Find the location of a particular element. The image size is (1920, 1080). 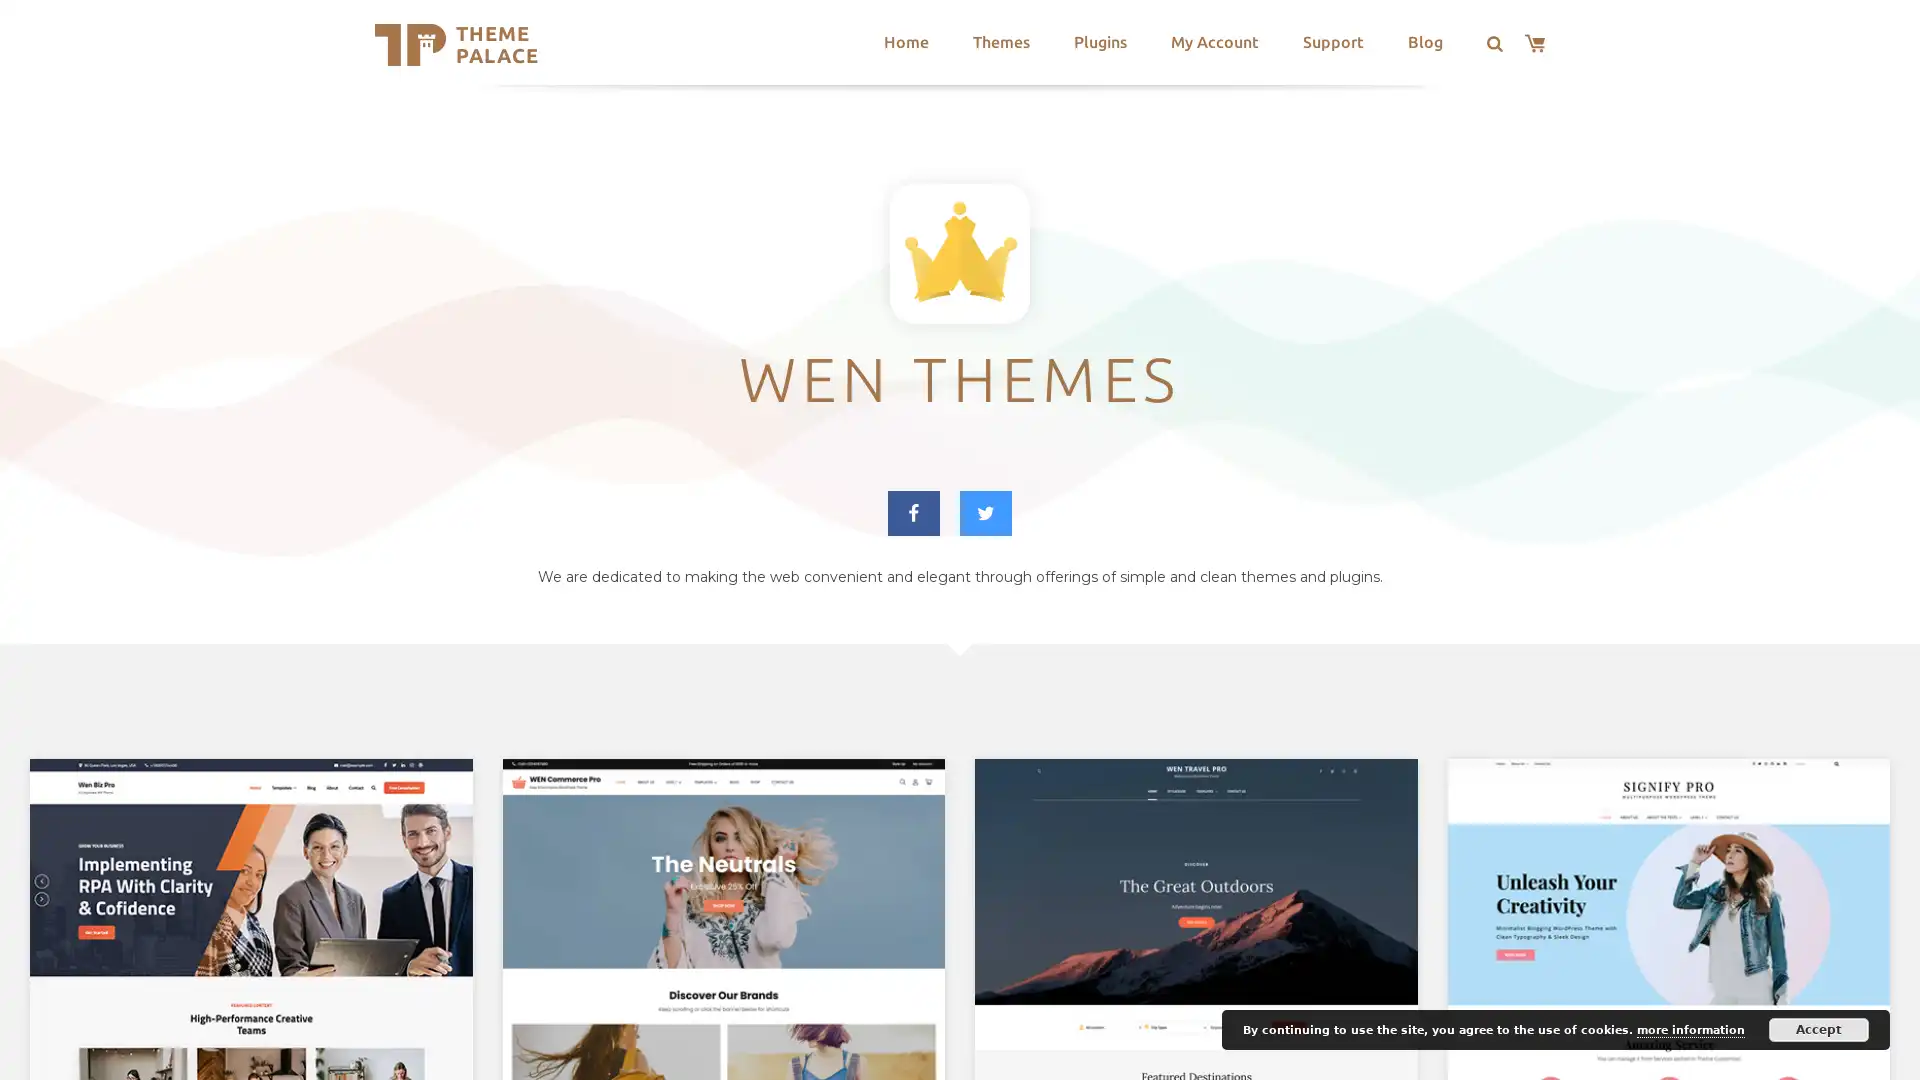

Search is located at coordinates (617, 45).